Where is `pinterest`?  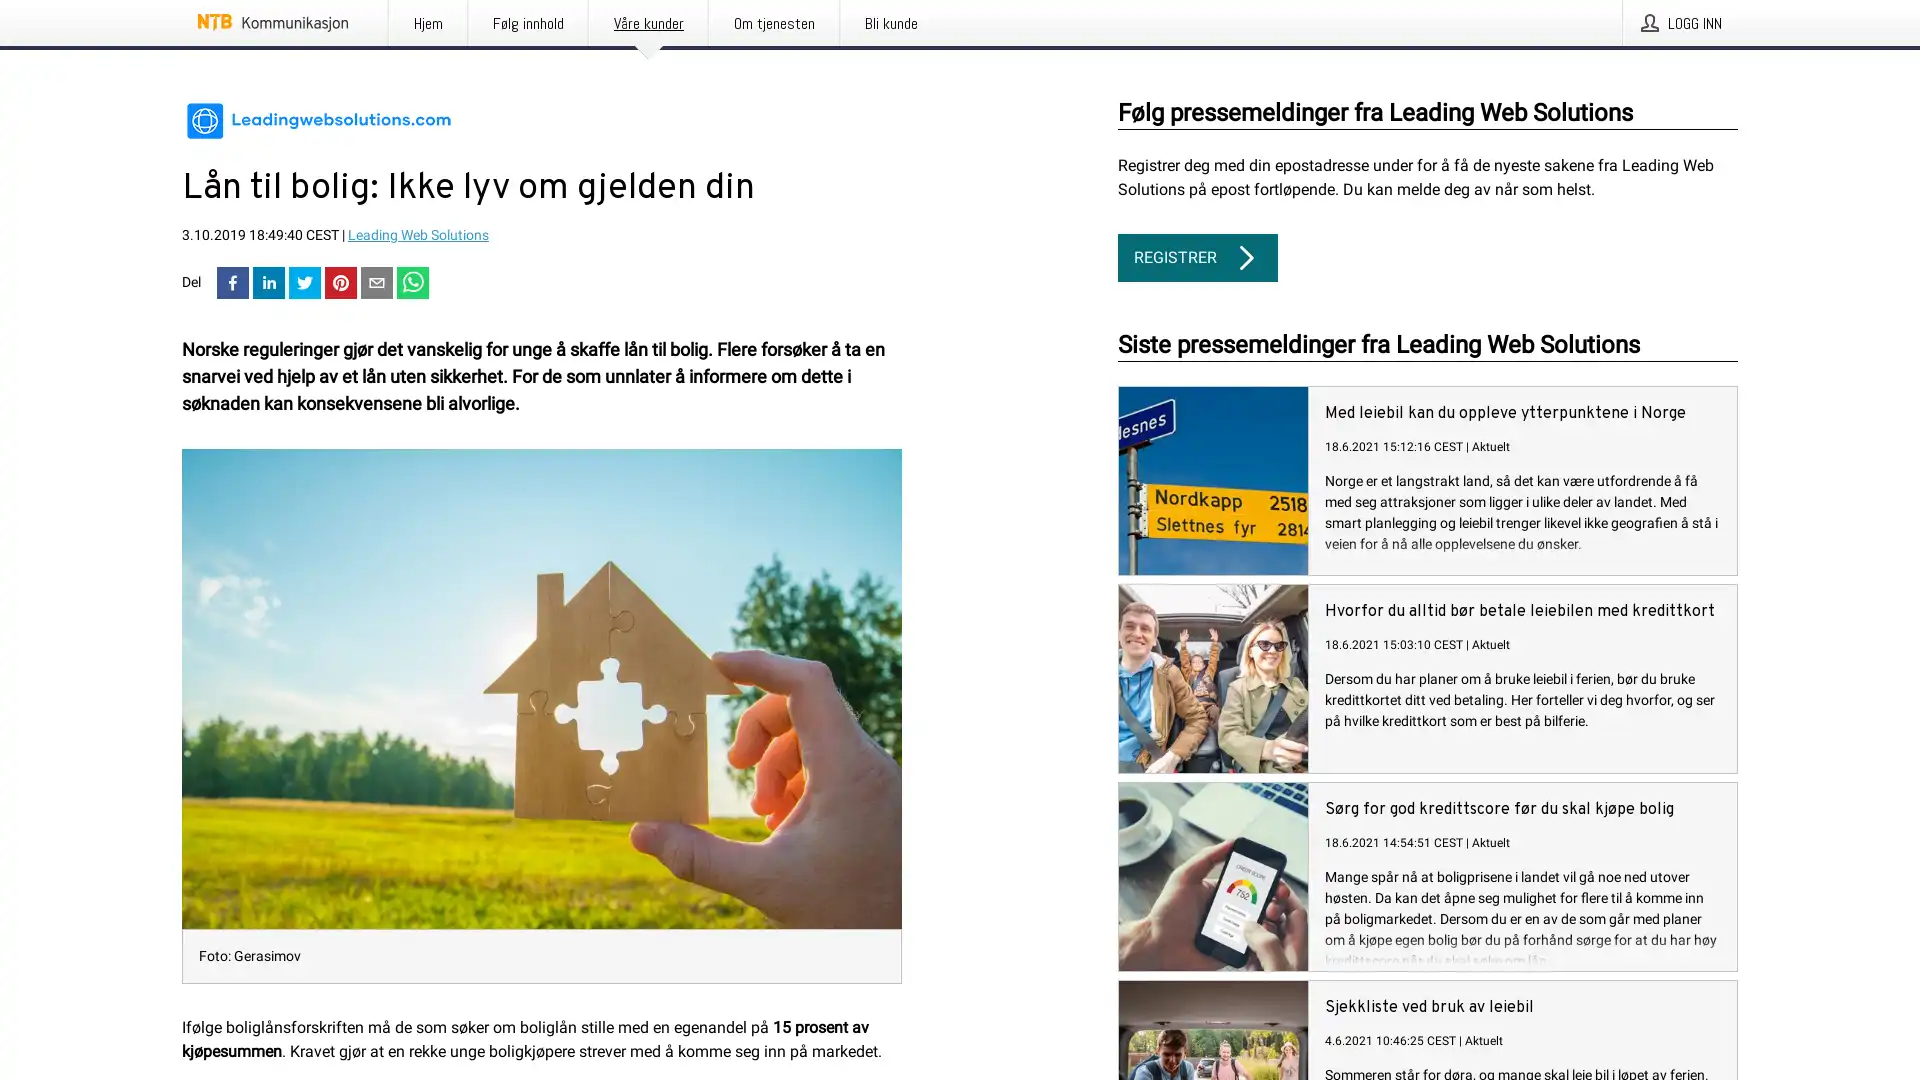
pinterest is located at coordinates (340, 285).